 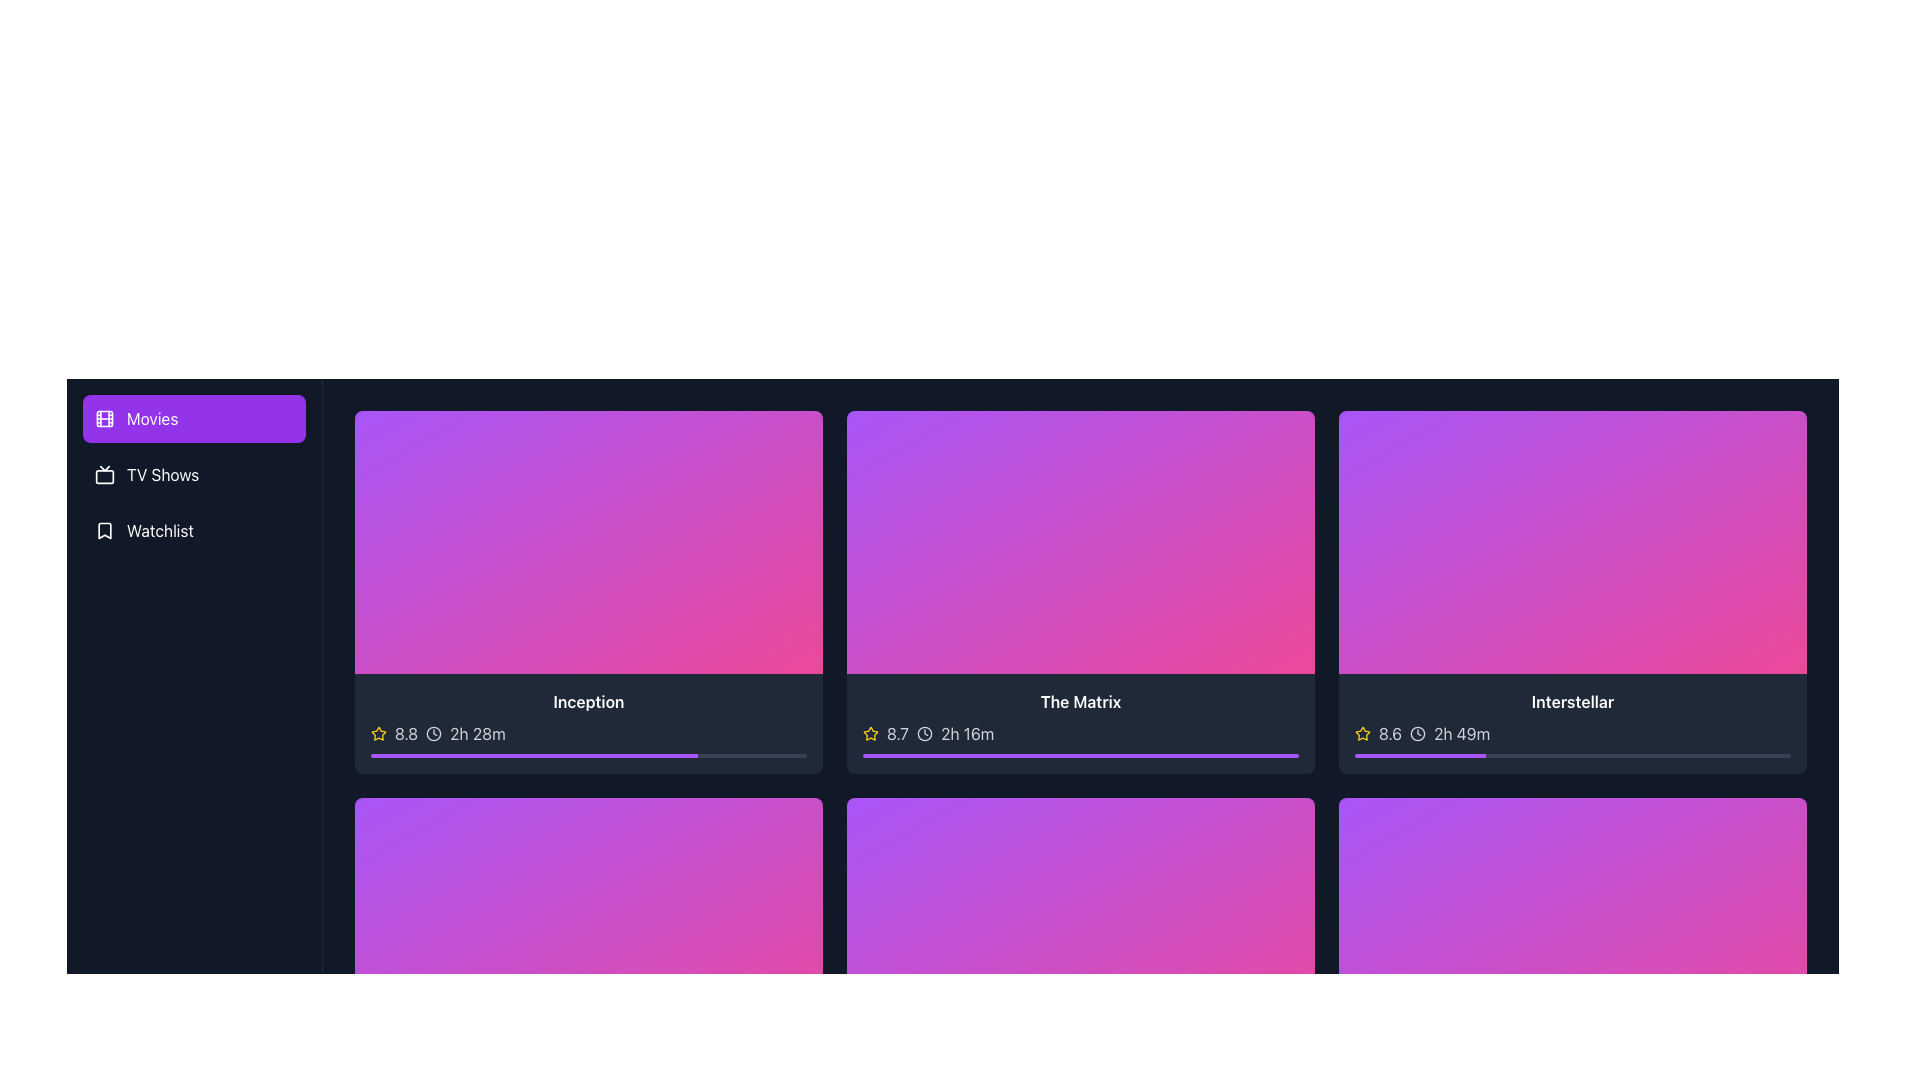 I want to click on the second media card in the grid, so click(x=1079, y=590).